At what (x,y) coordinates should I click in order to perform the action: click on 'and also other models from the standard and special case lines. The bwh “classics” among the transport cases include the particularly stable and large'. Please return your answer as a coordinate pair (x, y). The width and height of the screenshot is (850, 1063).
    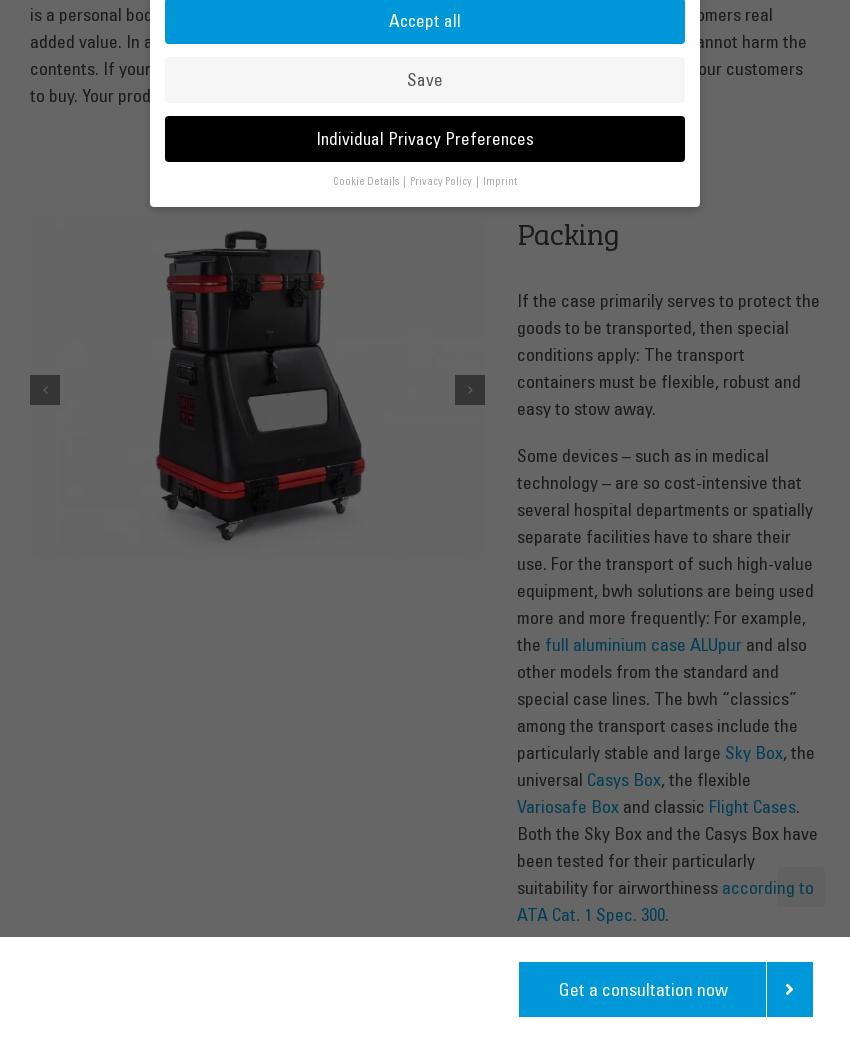
    Looking at the image, I should click on (660, 696).